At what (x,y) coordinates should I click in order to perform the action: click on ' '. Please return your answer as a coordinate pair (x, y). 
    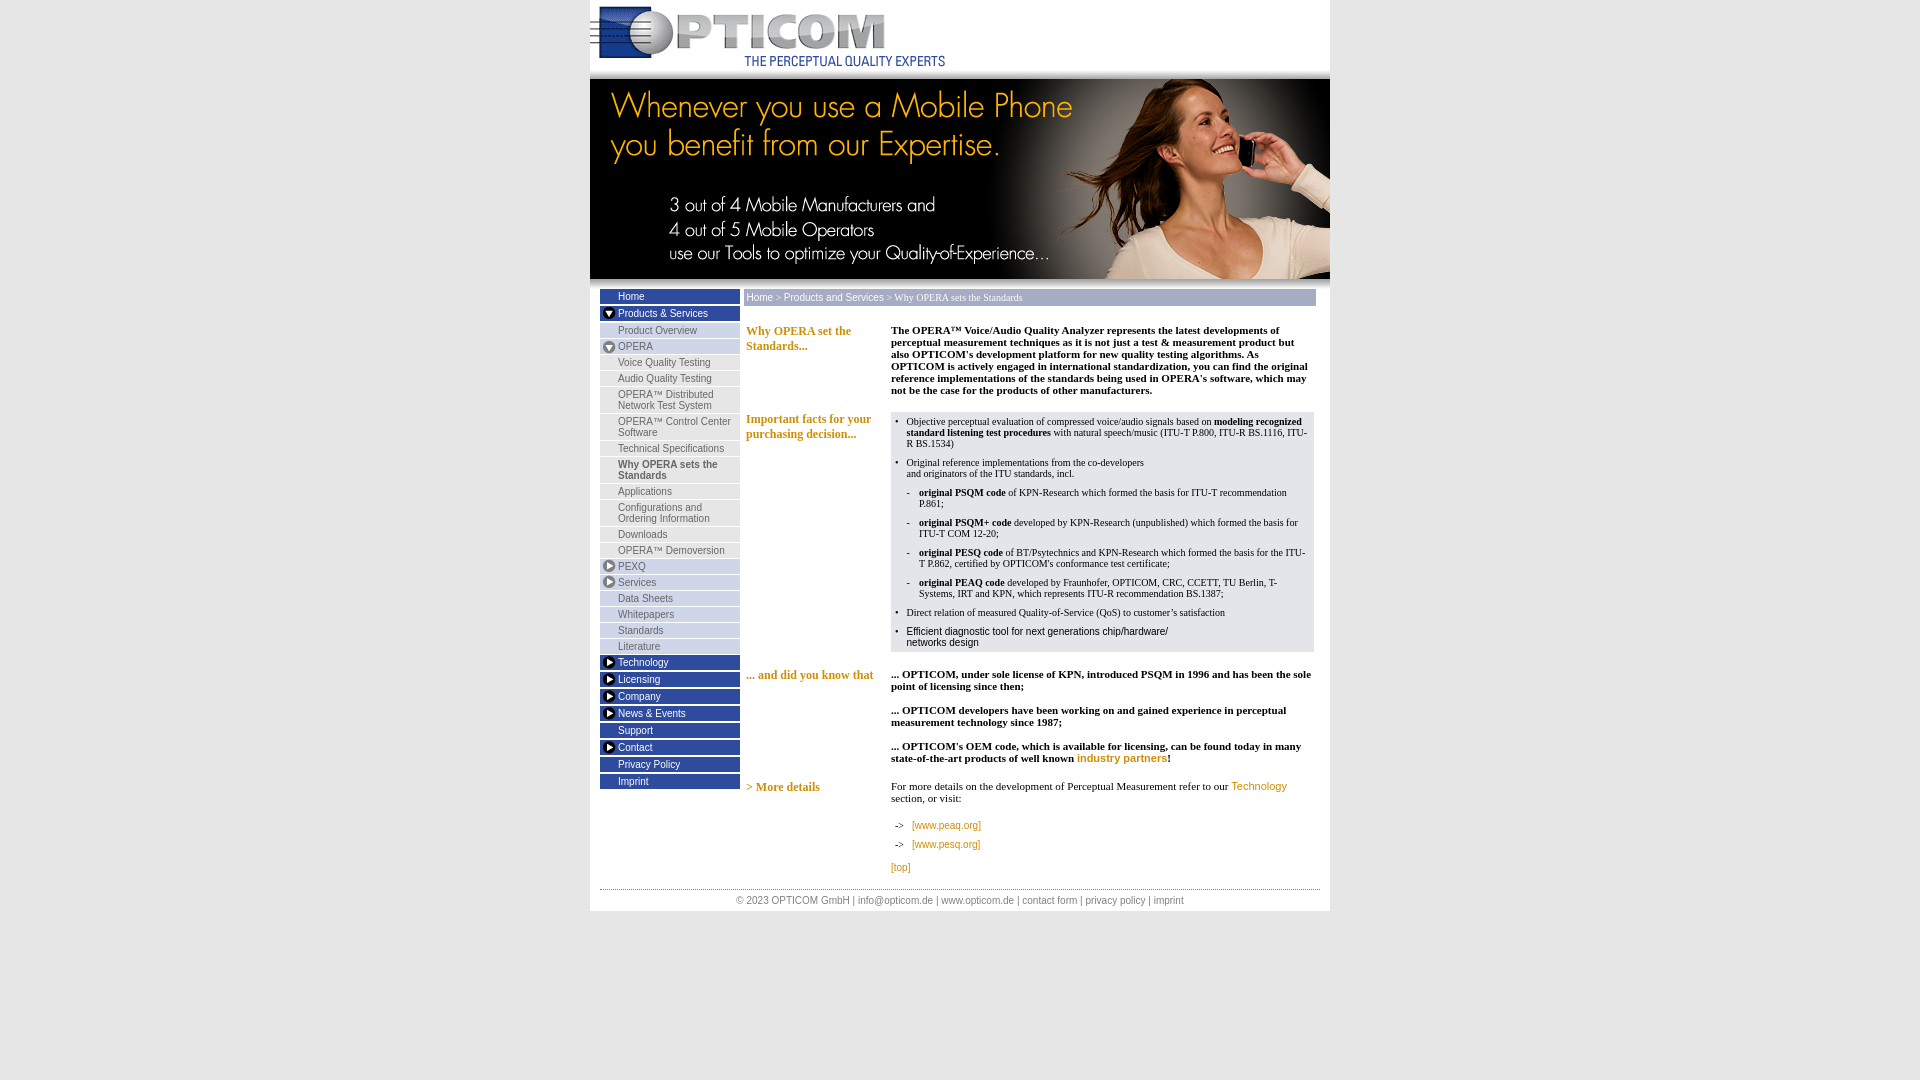
    Looking at the image, I should click on (605, 313).